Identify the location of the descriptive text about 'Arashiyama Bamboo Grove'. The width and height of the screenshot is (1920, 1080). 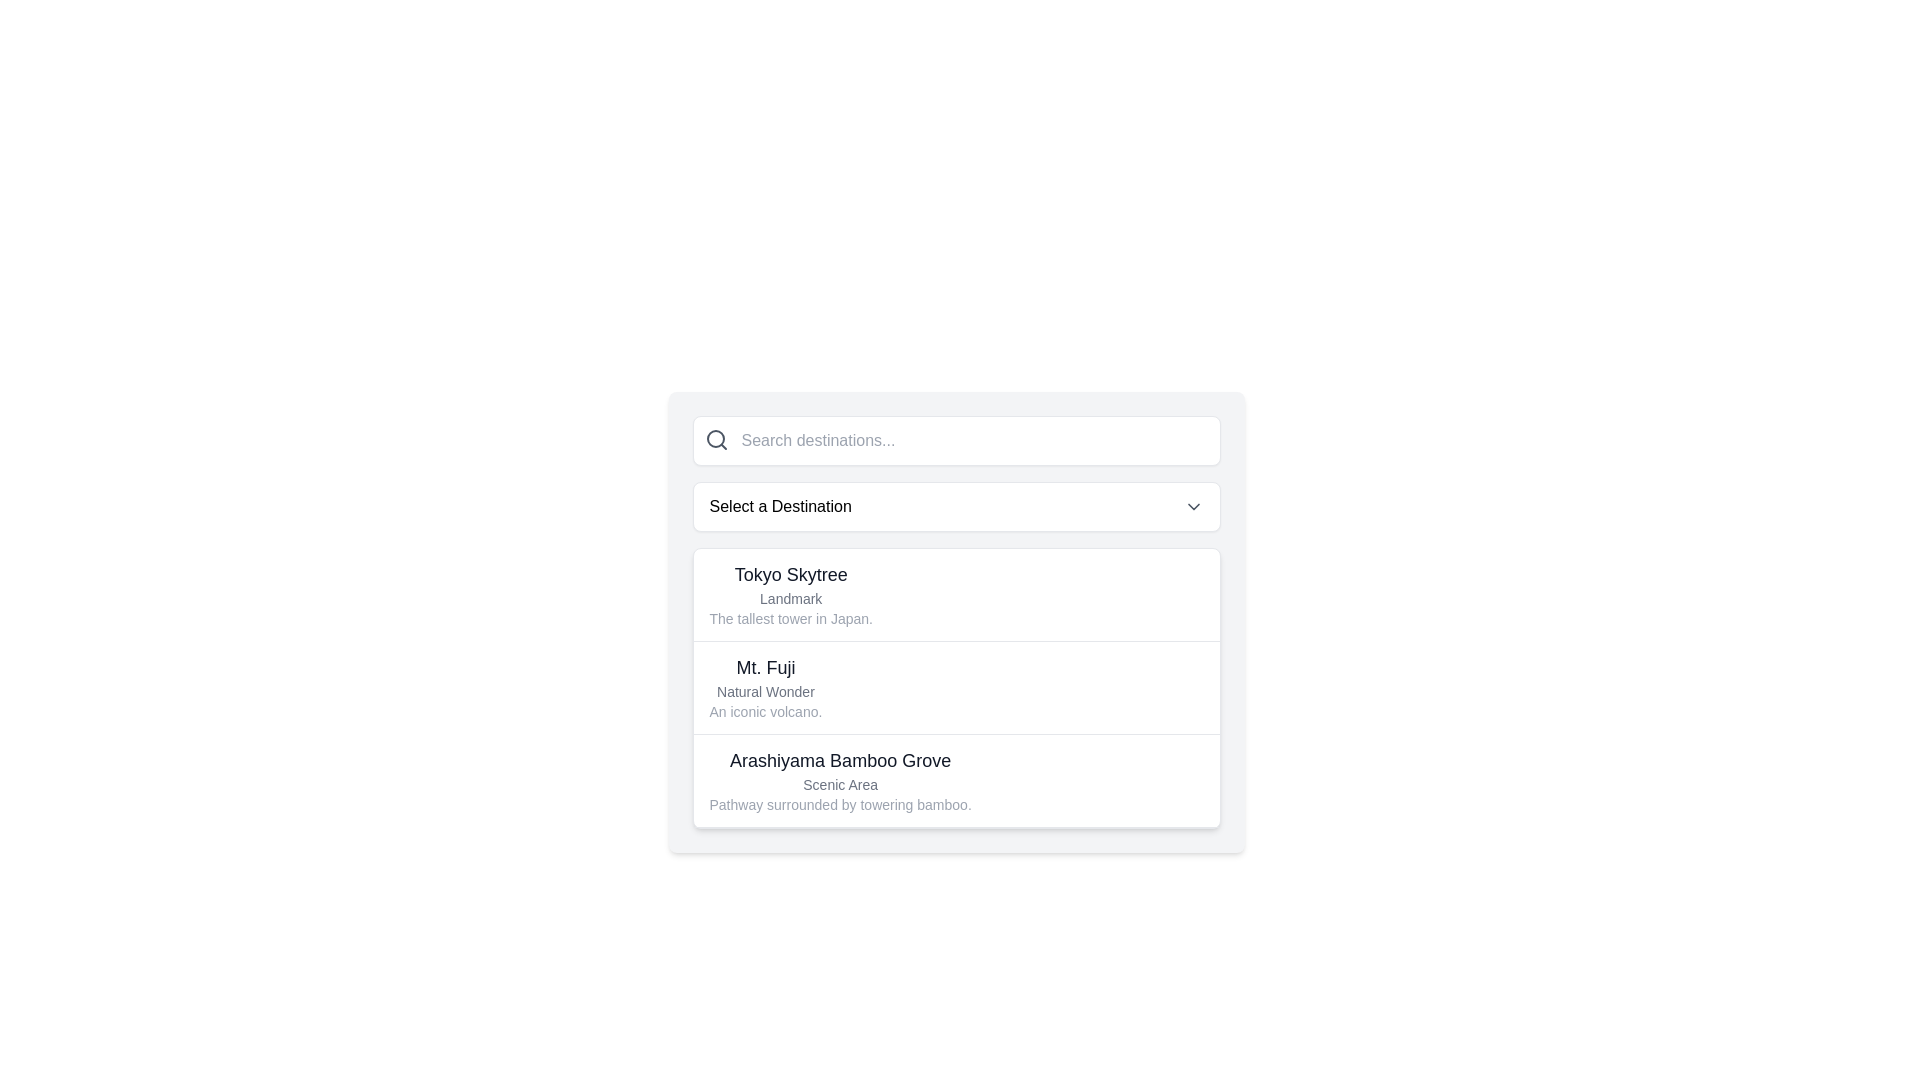
(840, 804).